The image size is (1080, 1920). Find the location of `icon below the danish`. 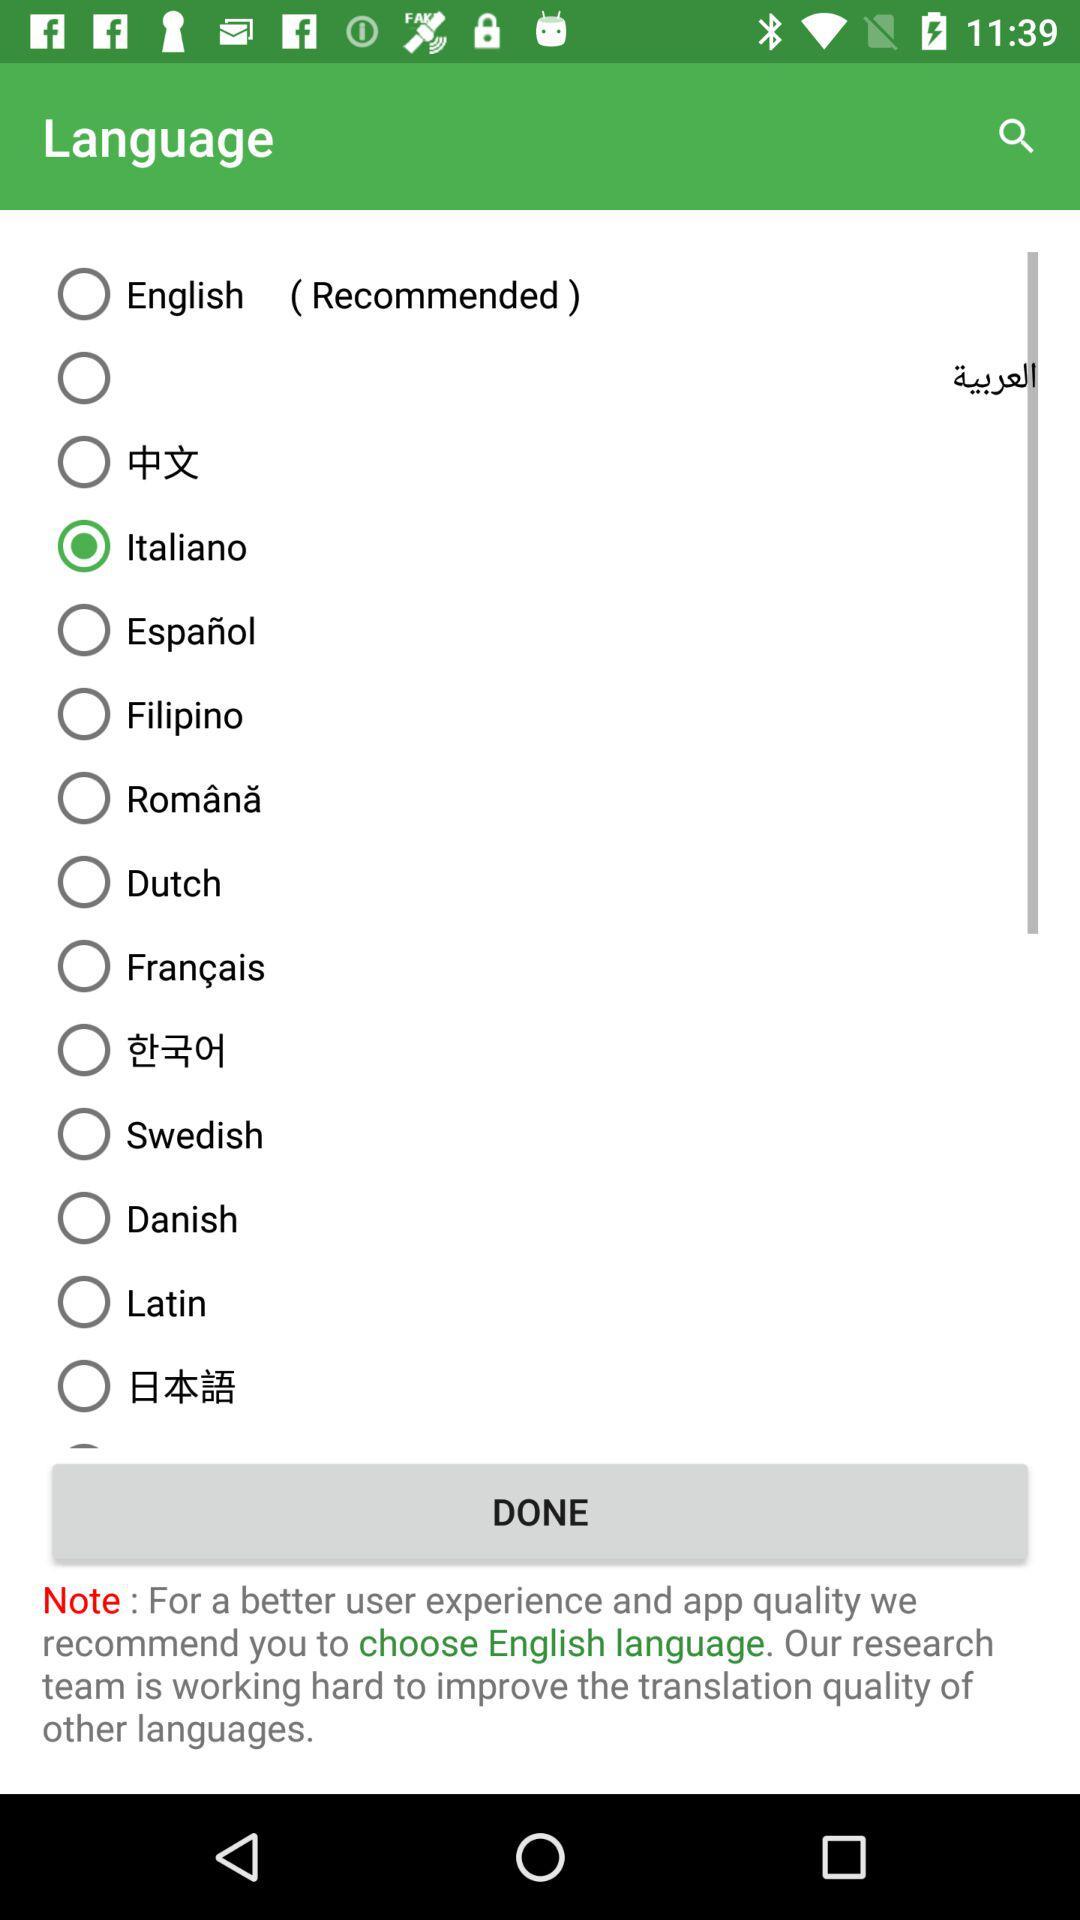

icon below the danish is located at coordinates (540, 1301).